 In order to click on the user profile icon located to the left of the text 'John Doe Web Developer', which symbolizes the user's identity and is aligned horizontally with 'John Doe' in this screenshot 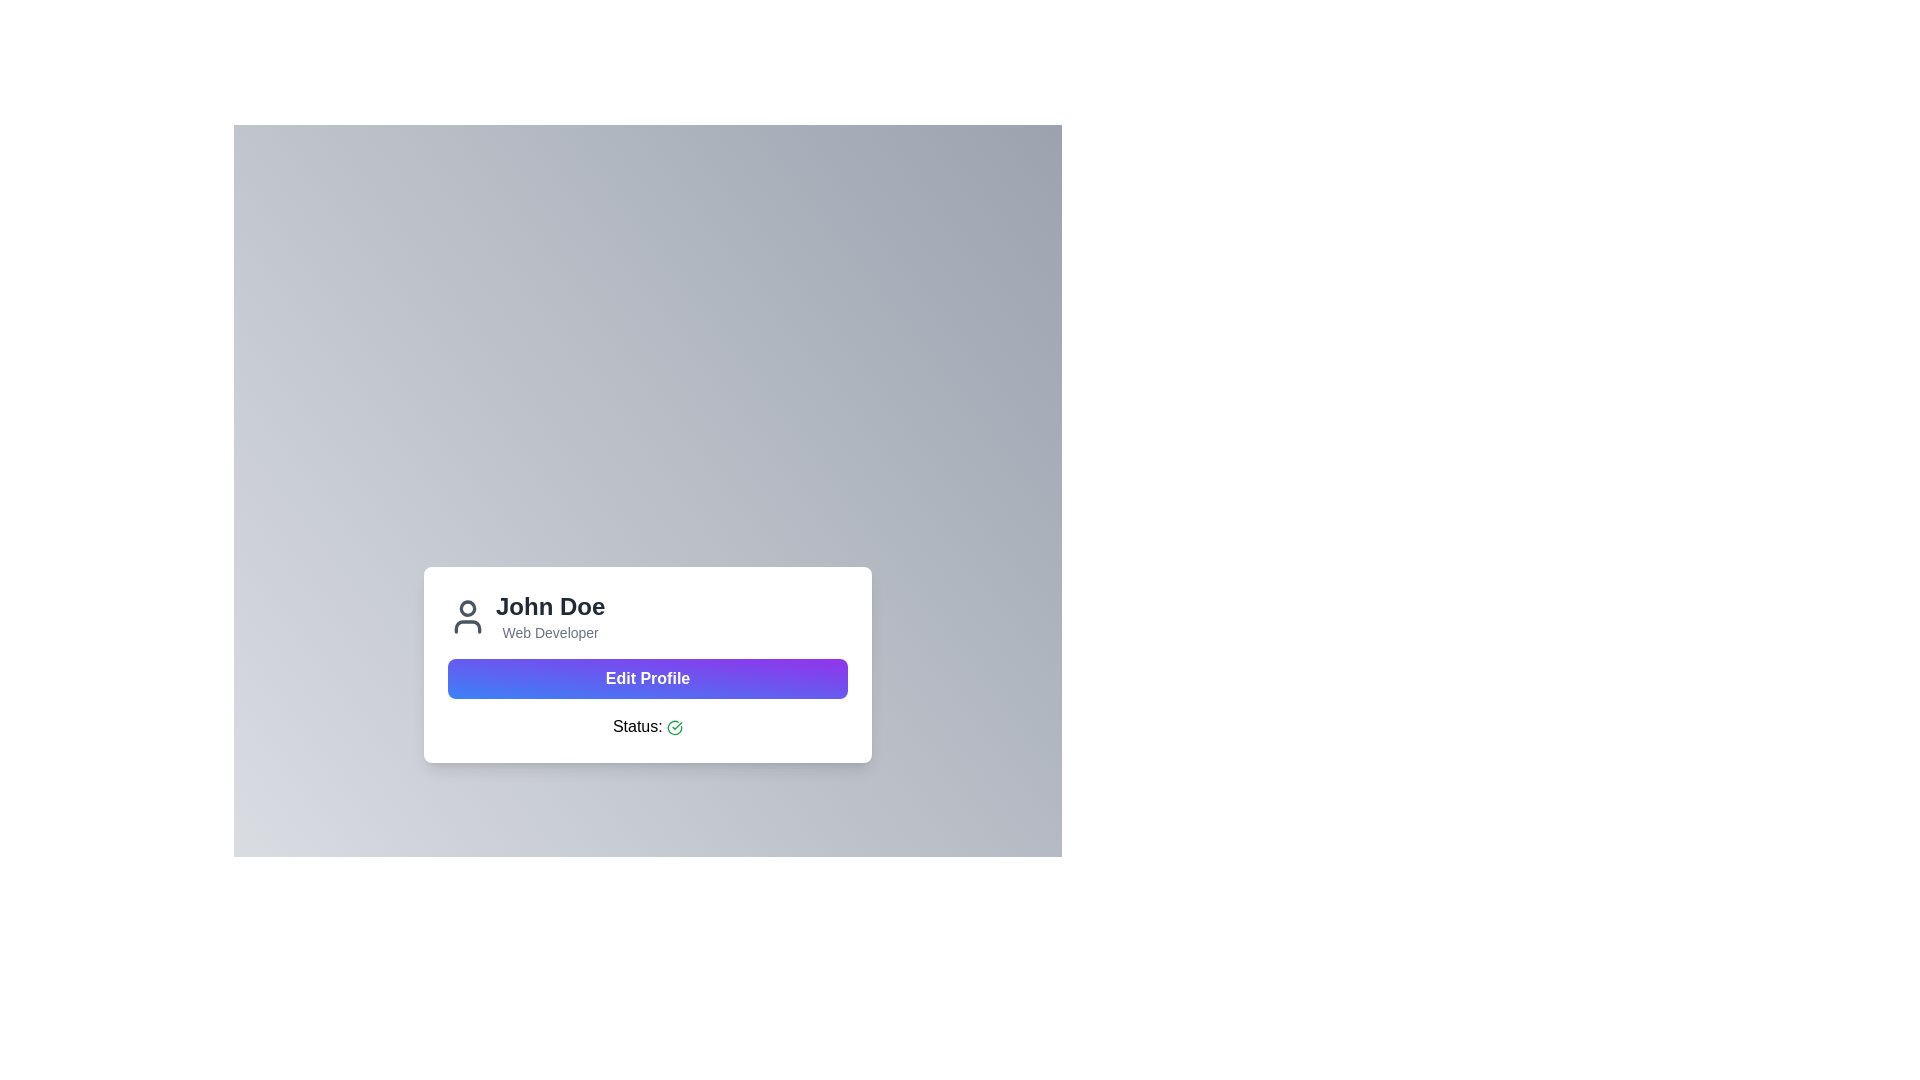, I will do `click(466, 616)`.